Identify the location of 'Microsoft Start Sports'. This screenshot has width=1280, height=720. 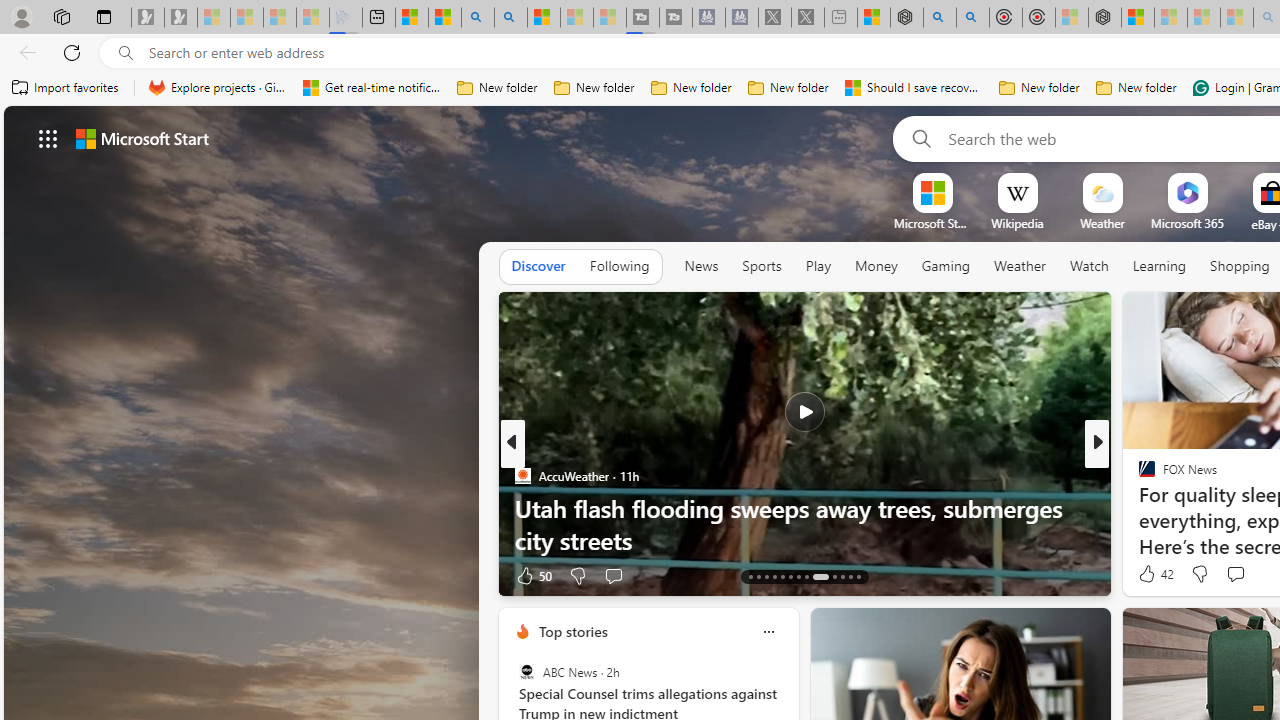
(931, 223).